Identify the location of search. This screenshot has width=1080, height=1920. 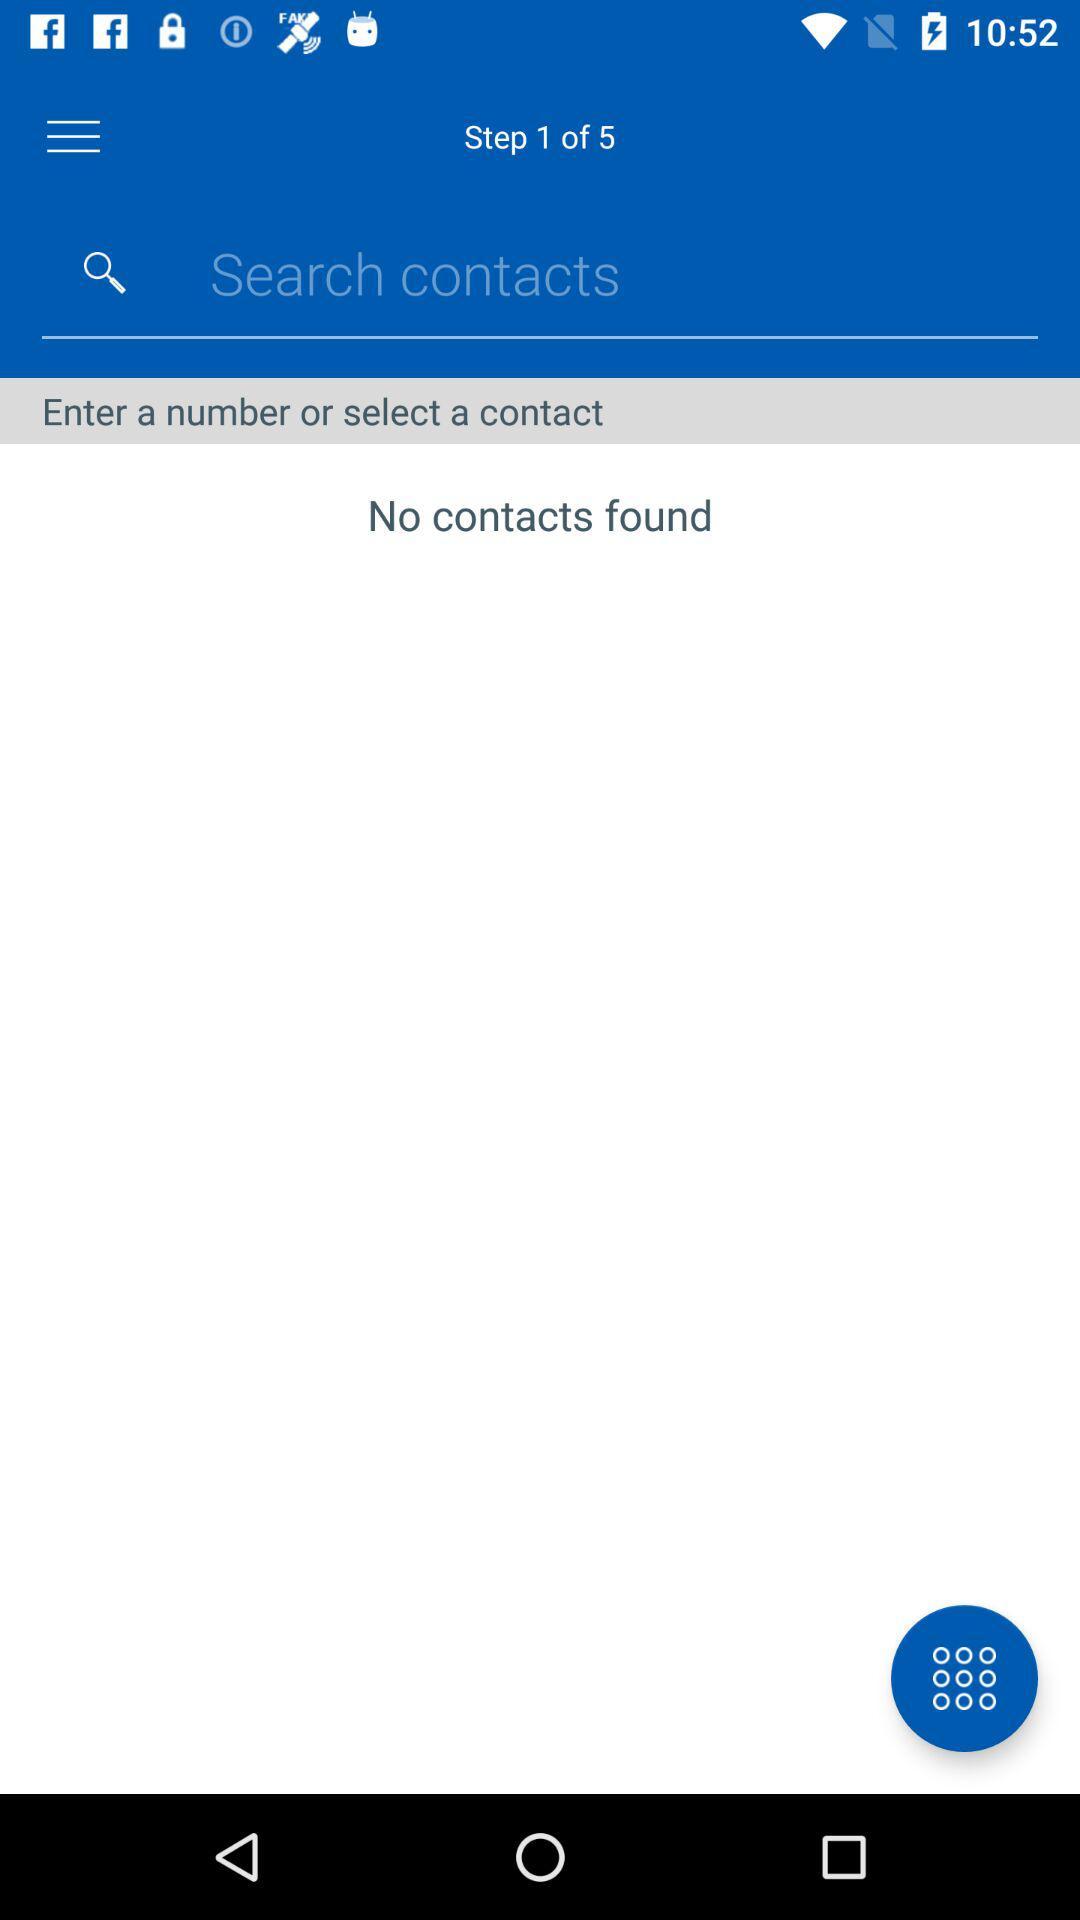
(104, 272).